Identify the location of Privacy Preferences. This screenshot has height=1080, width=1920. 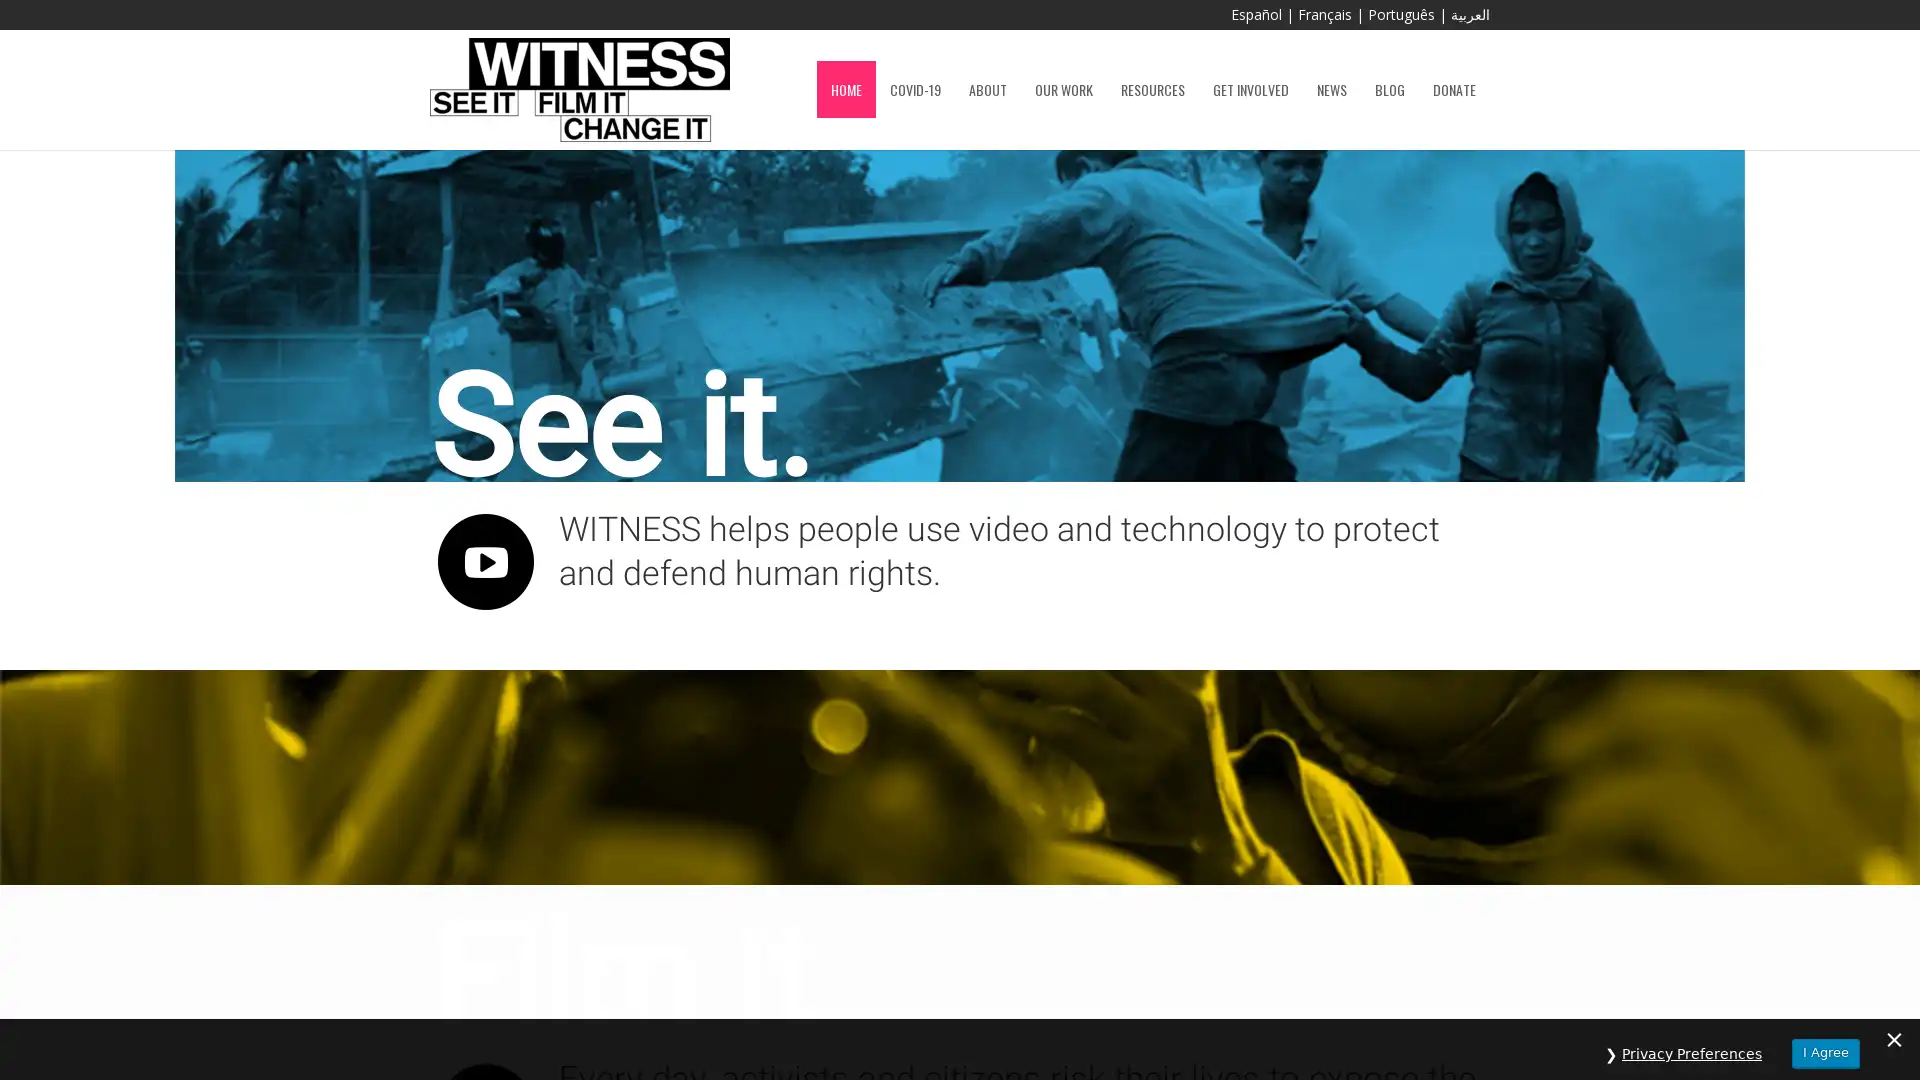
(1691, 1043).